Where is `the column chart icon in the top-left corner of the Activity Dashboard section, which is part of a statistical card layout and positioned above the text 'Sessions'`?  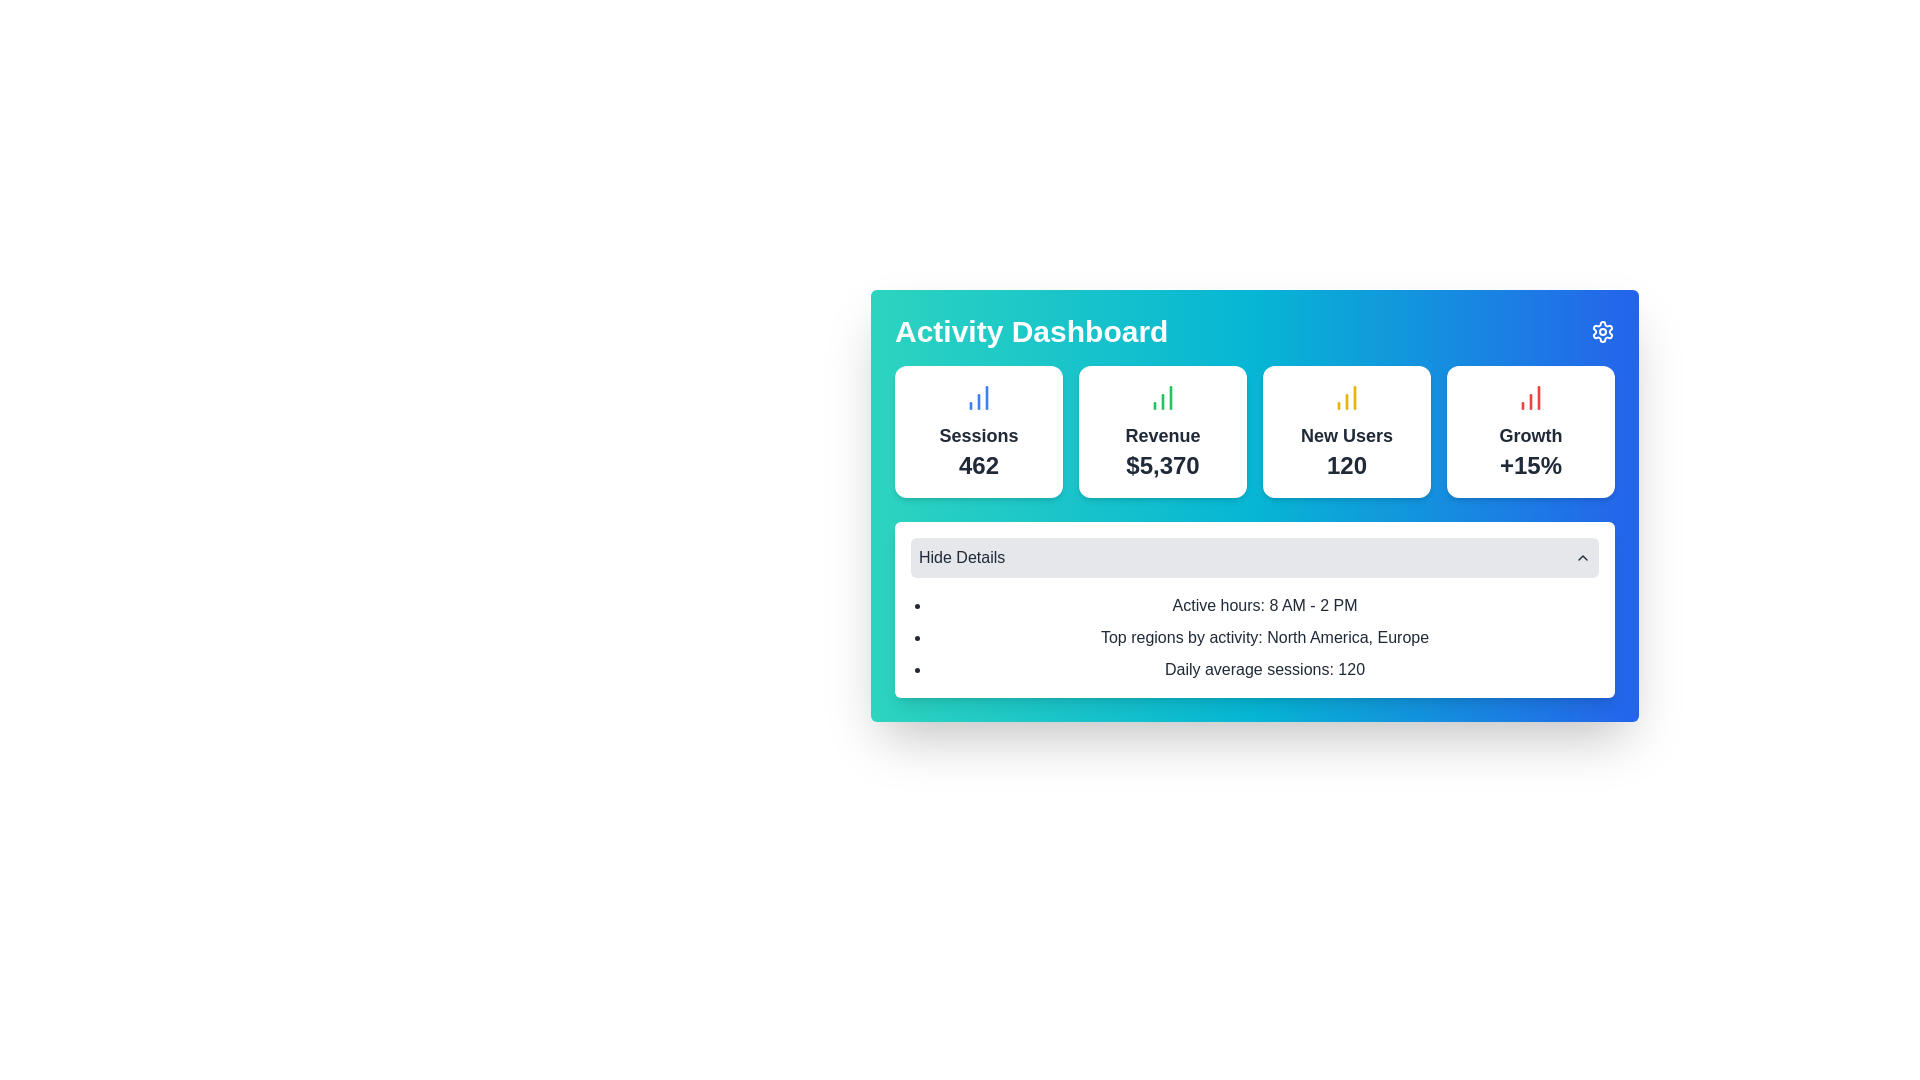
the column chart icon in the top-left corner of the Activity Dashboard section, which is part of a statistical card layout and positioned above the text 'Sessions' is located at coordinates (979, 397).